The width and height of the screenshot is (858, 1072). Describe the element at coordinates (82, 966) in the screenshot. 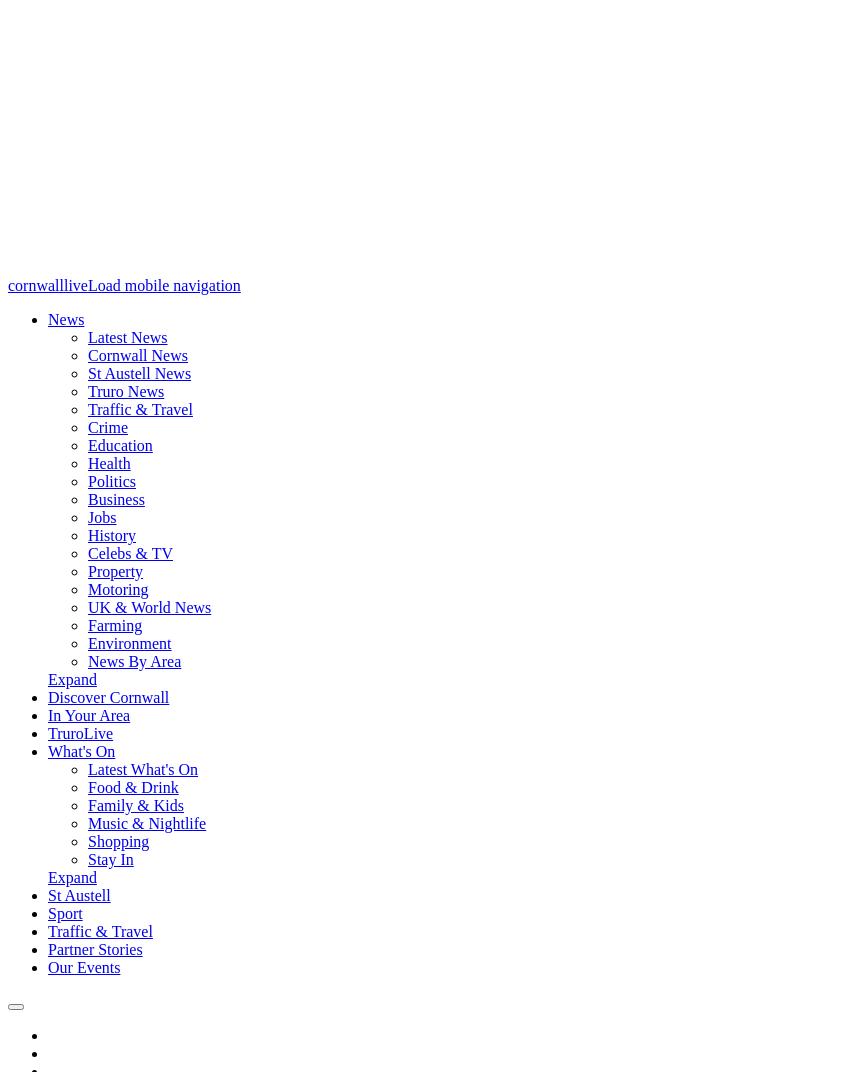

I see `'Our Events'` at that location.